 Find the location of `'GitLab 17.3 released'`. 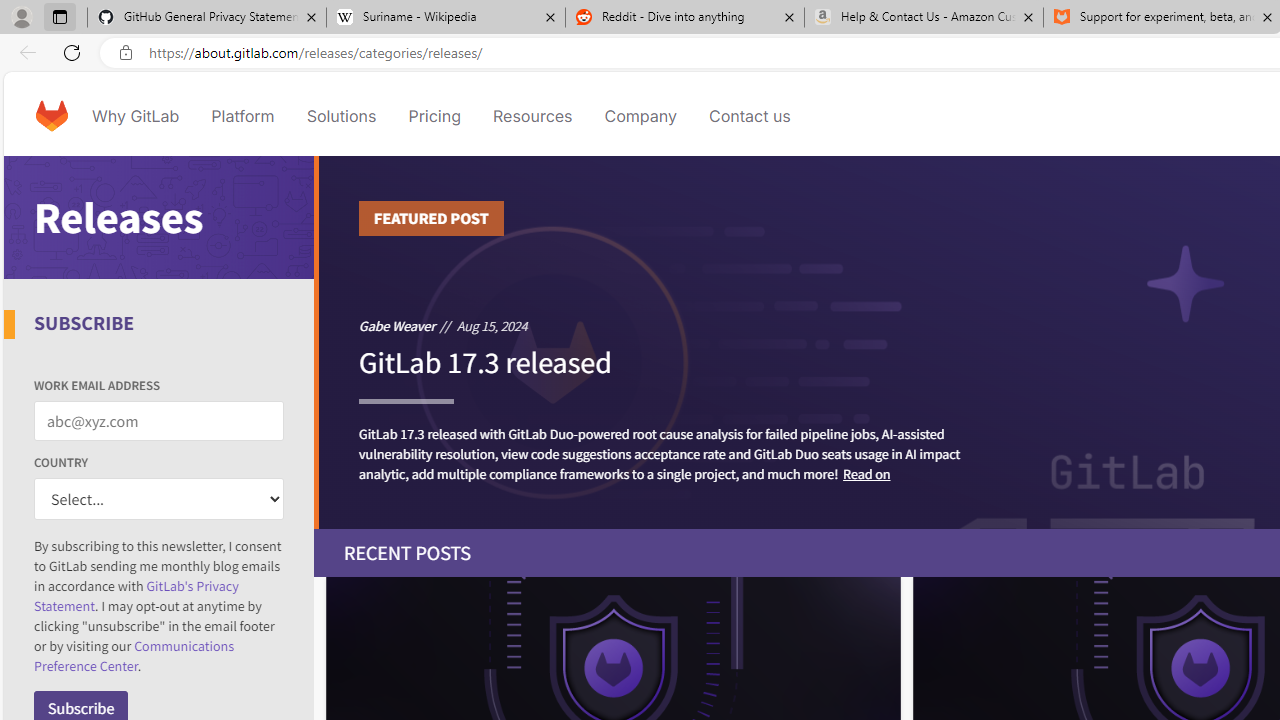

'GitLab 17.3 released' is located at coordinates (485, 371).